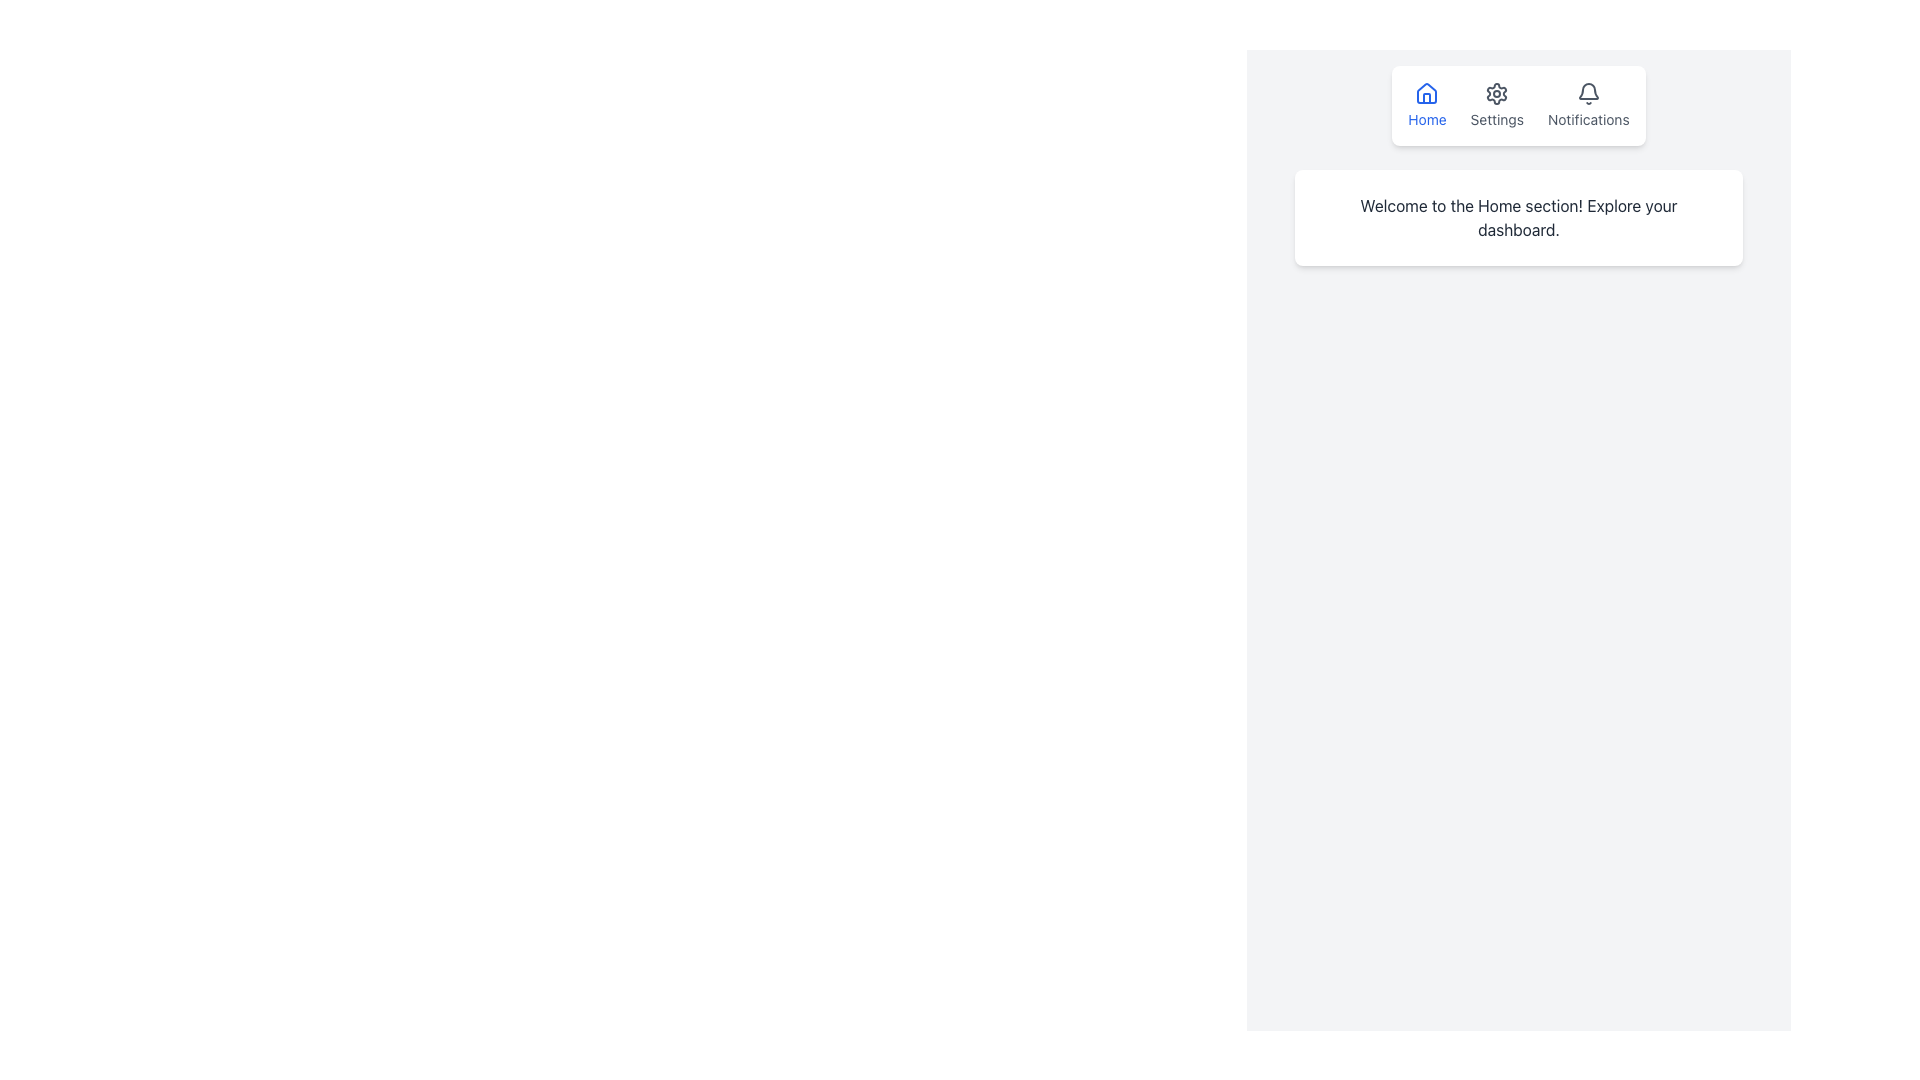  Describe the element at coordinates (1497, 105) in the screenshot. I see `the 'Settings' button with a gear icon located in the center of the navigation bar` at that location.